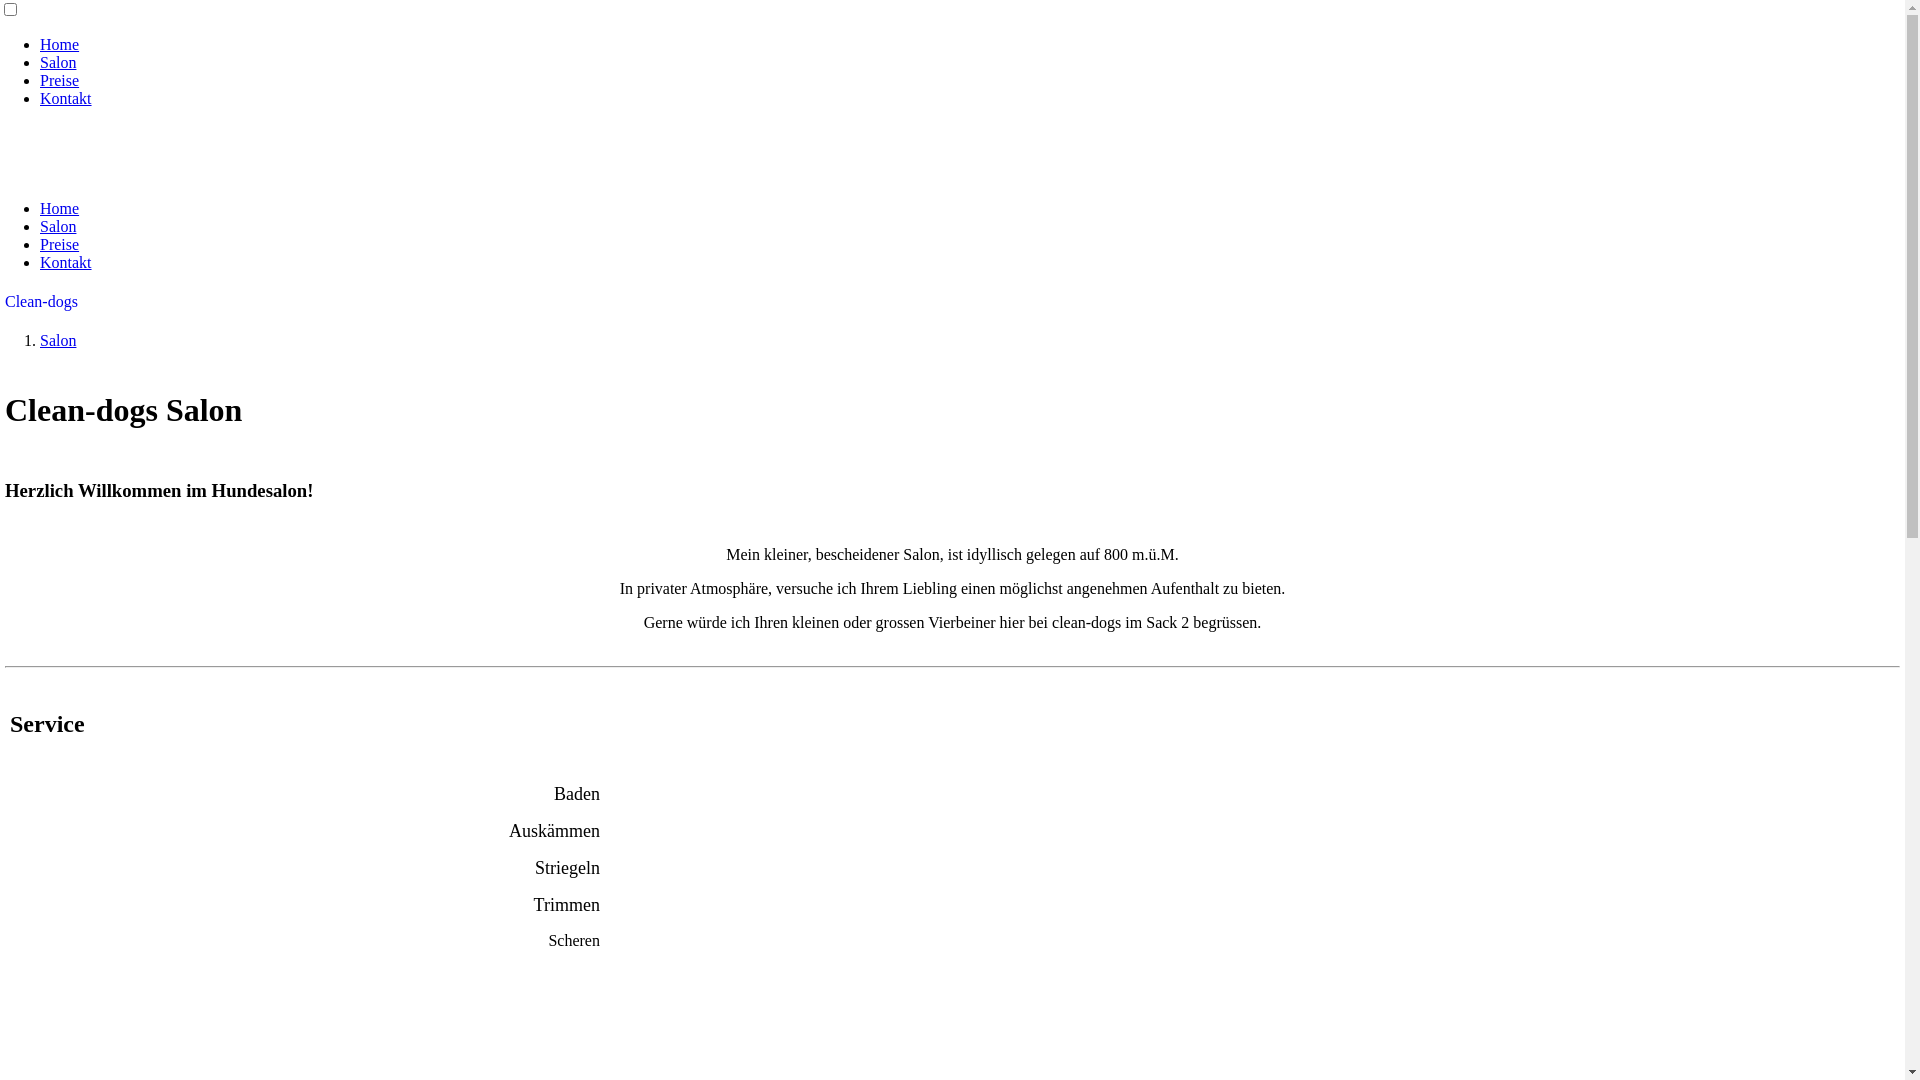  I want to click on 'Home', so click(59, 208).